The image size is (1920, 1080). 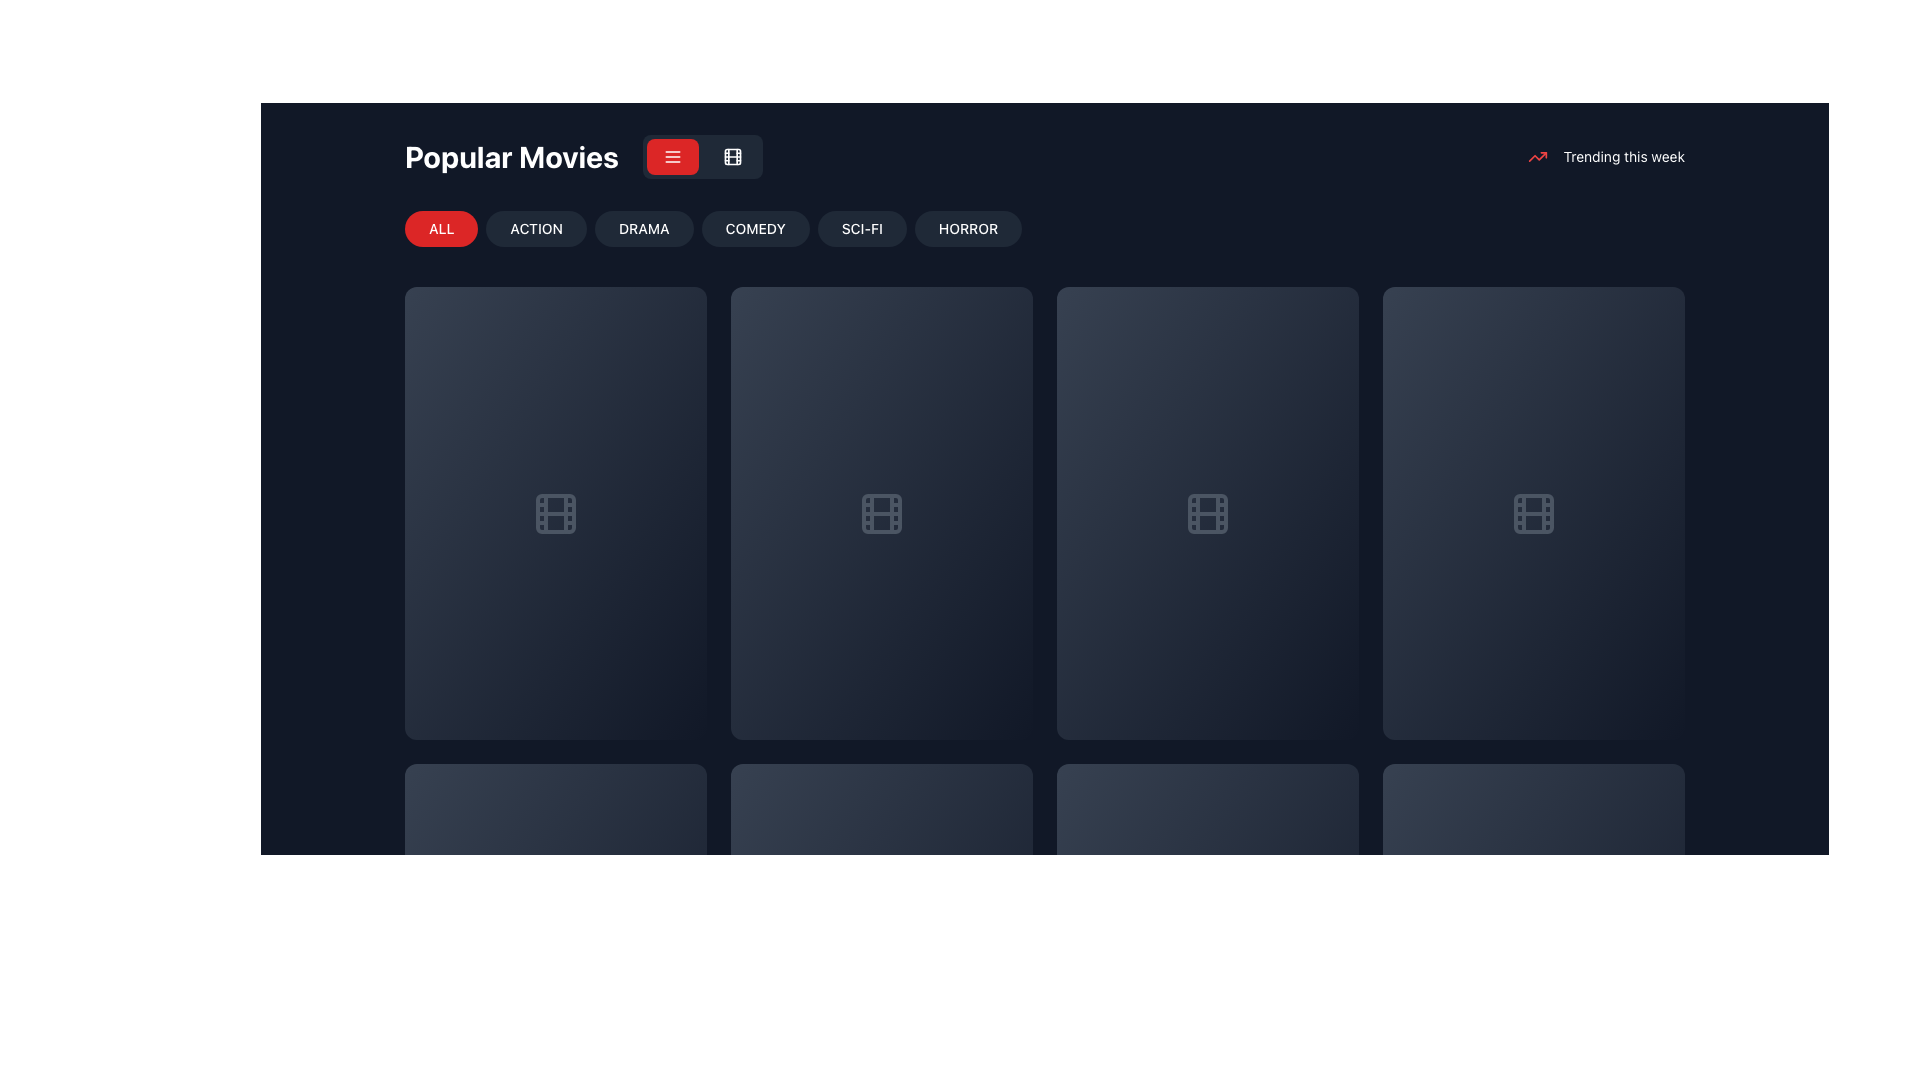 What do you see at coordinates (732, 156) in the screenshot?
I see `the second button in the row of toggle buttons located to the right of the 'Popular Movies' title` at bounding box center [732, 156].